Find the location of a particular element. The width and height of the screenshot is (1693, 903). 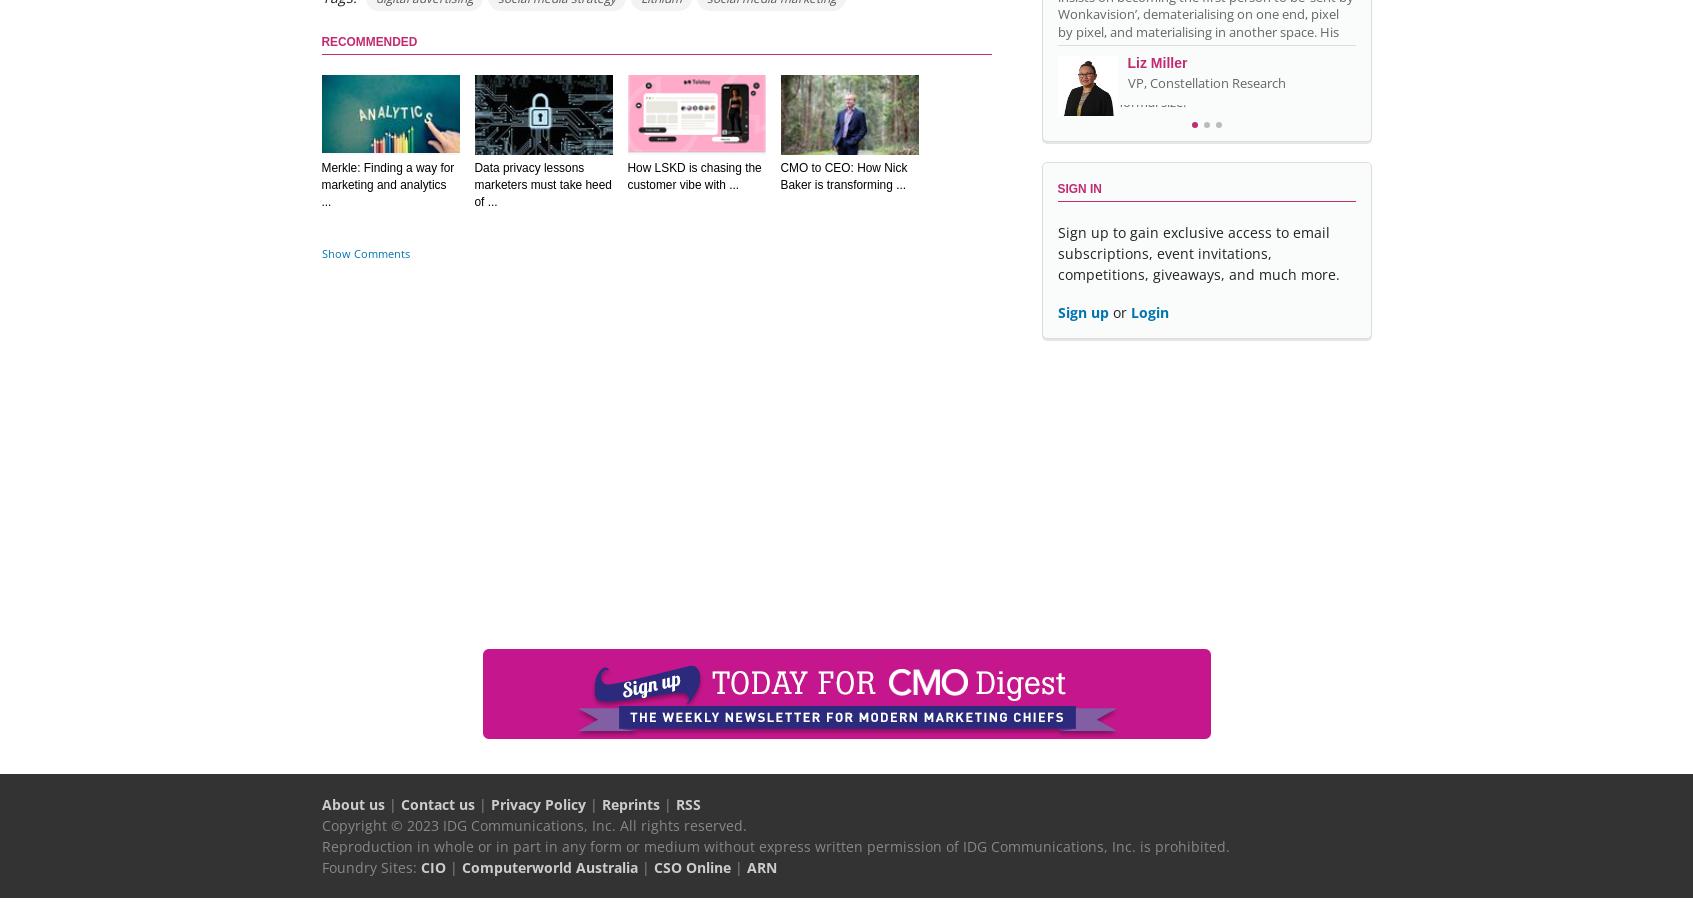

'Privacy Policy' is located at coordinates (489, 803).